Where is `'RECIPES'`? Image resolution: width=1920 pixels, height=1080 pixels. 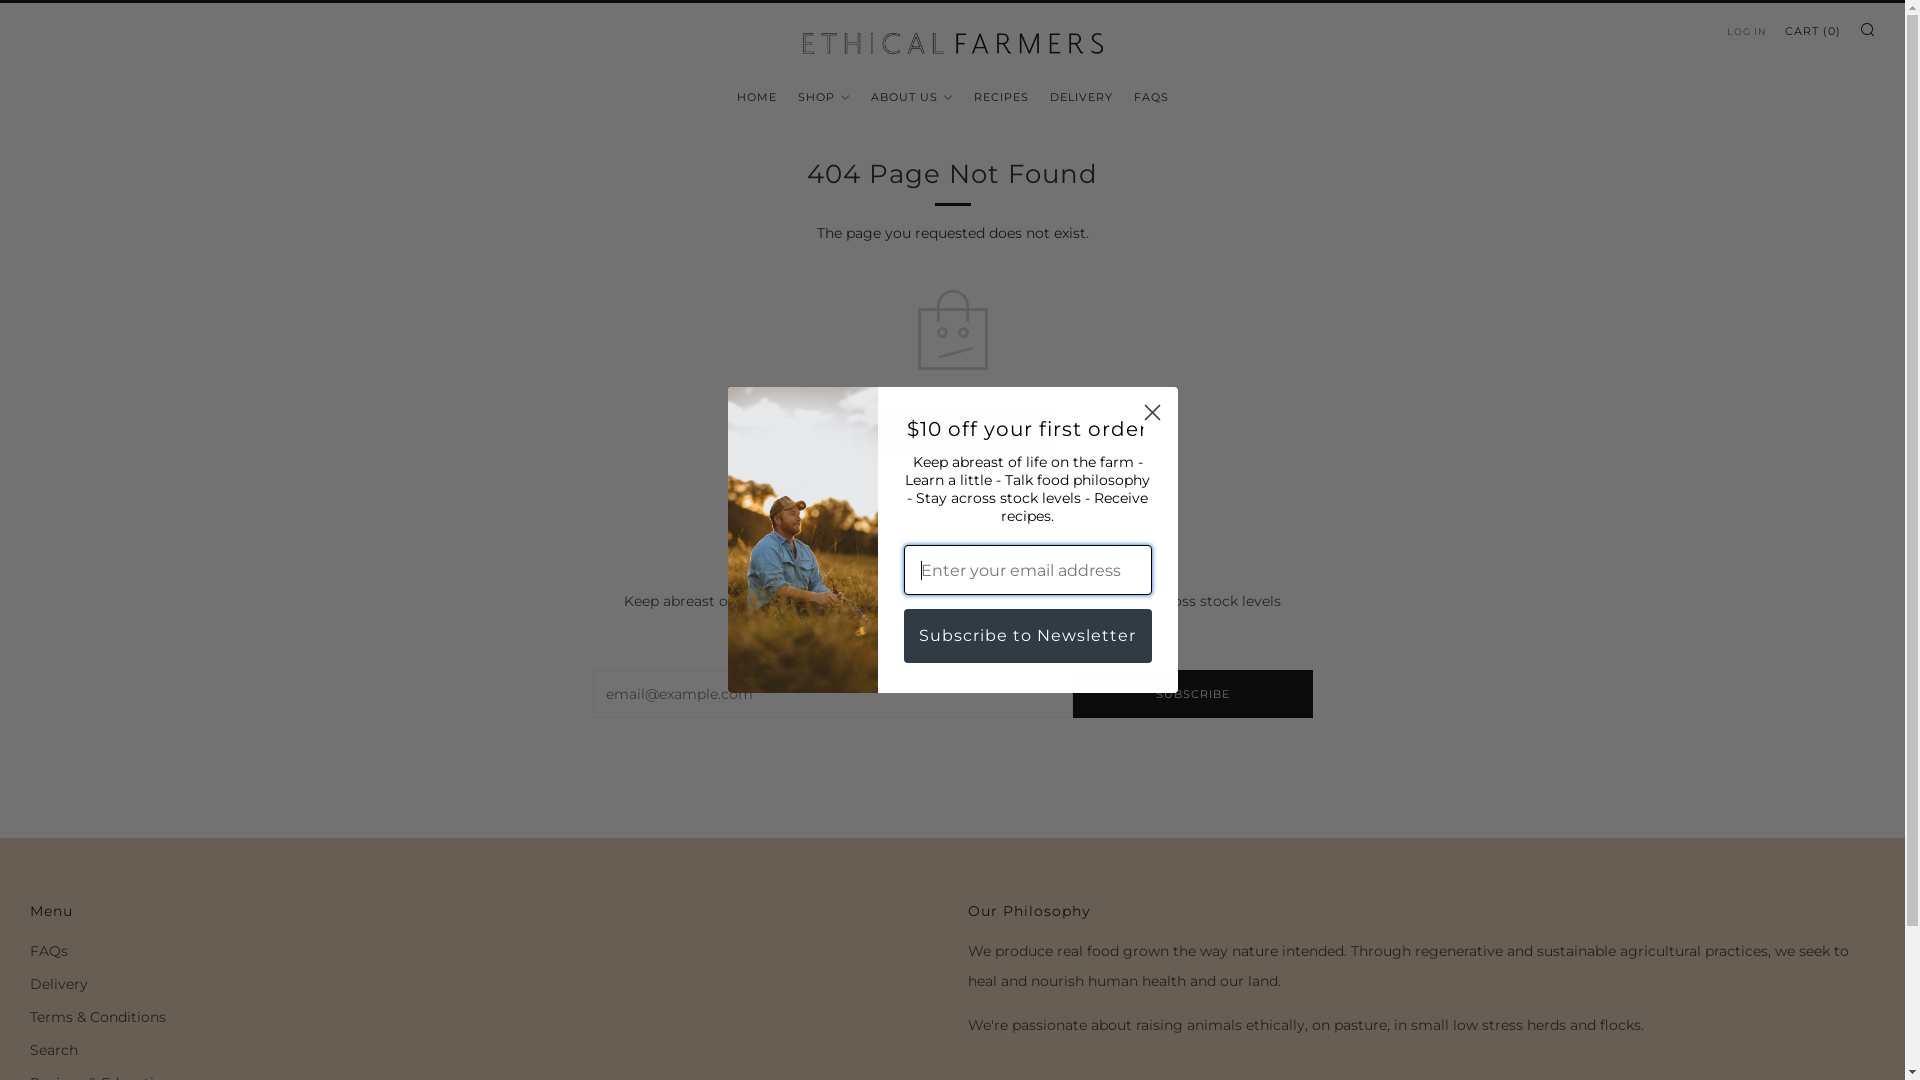
'RECIPES' is located at coordinates (974, 96).